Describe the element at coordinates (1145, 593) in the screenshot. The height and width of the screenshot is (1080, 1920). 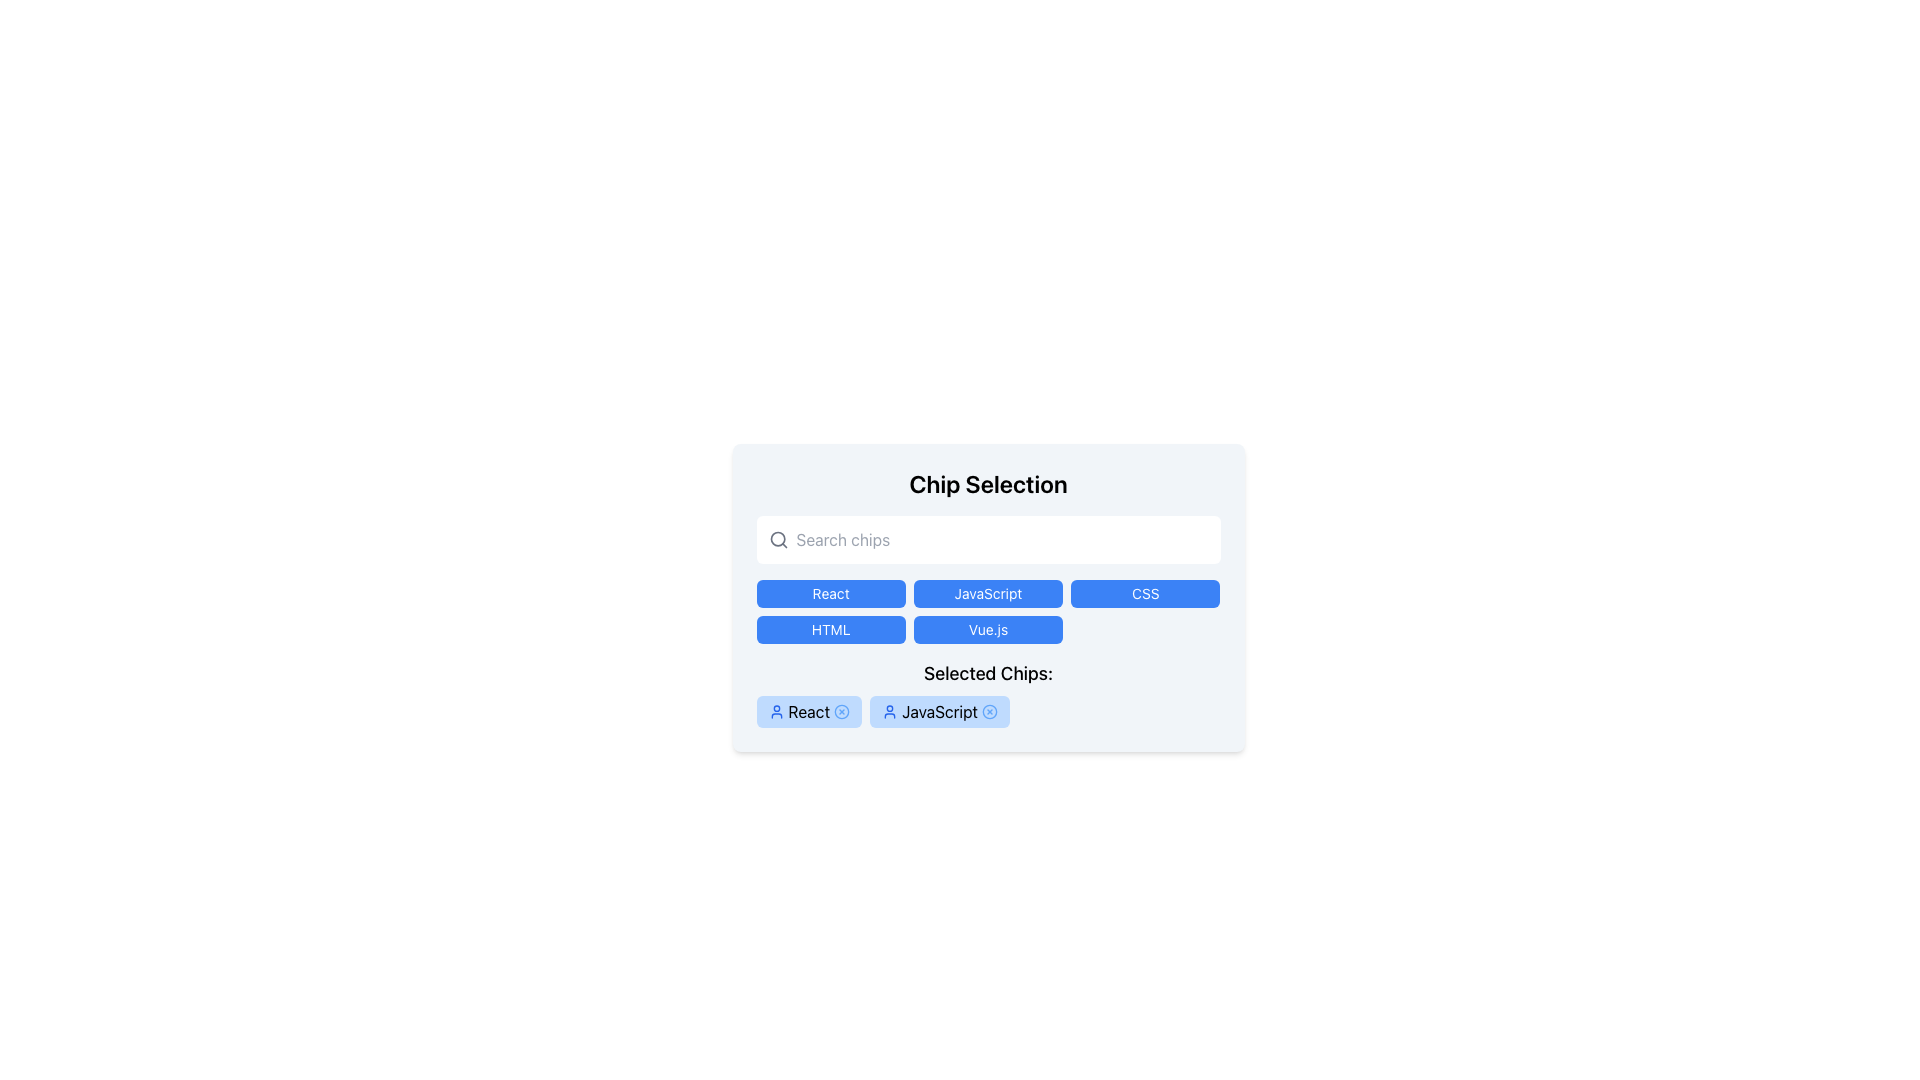
I see `the rectangular button with a blue background and white text labeled 'CSS'` at that location.